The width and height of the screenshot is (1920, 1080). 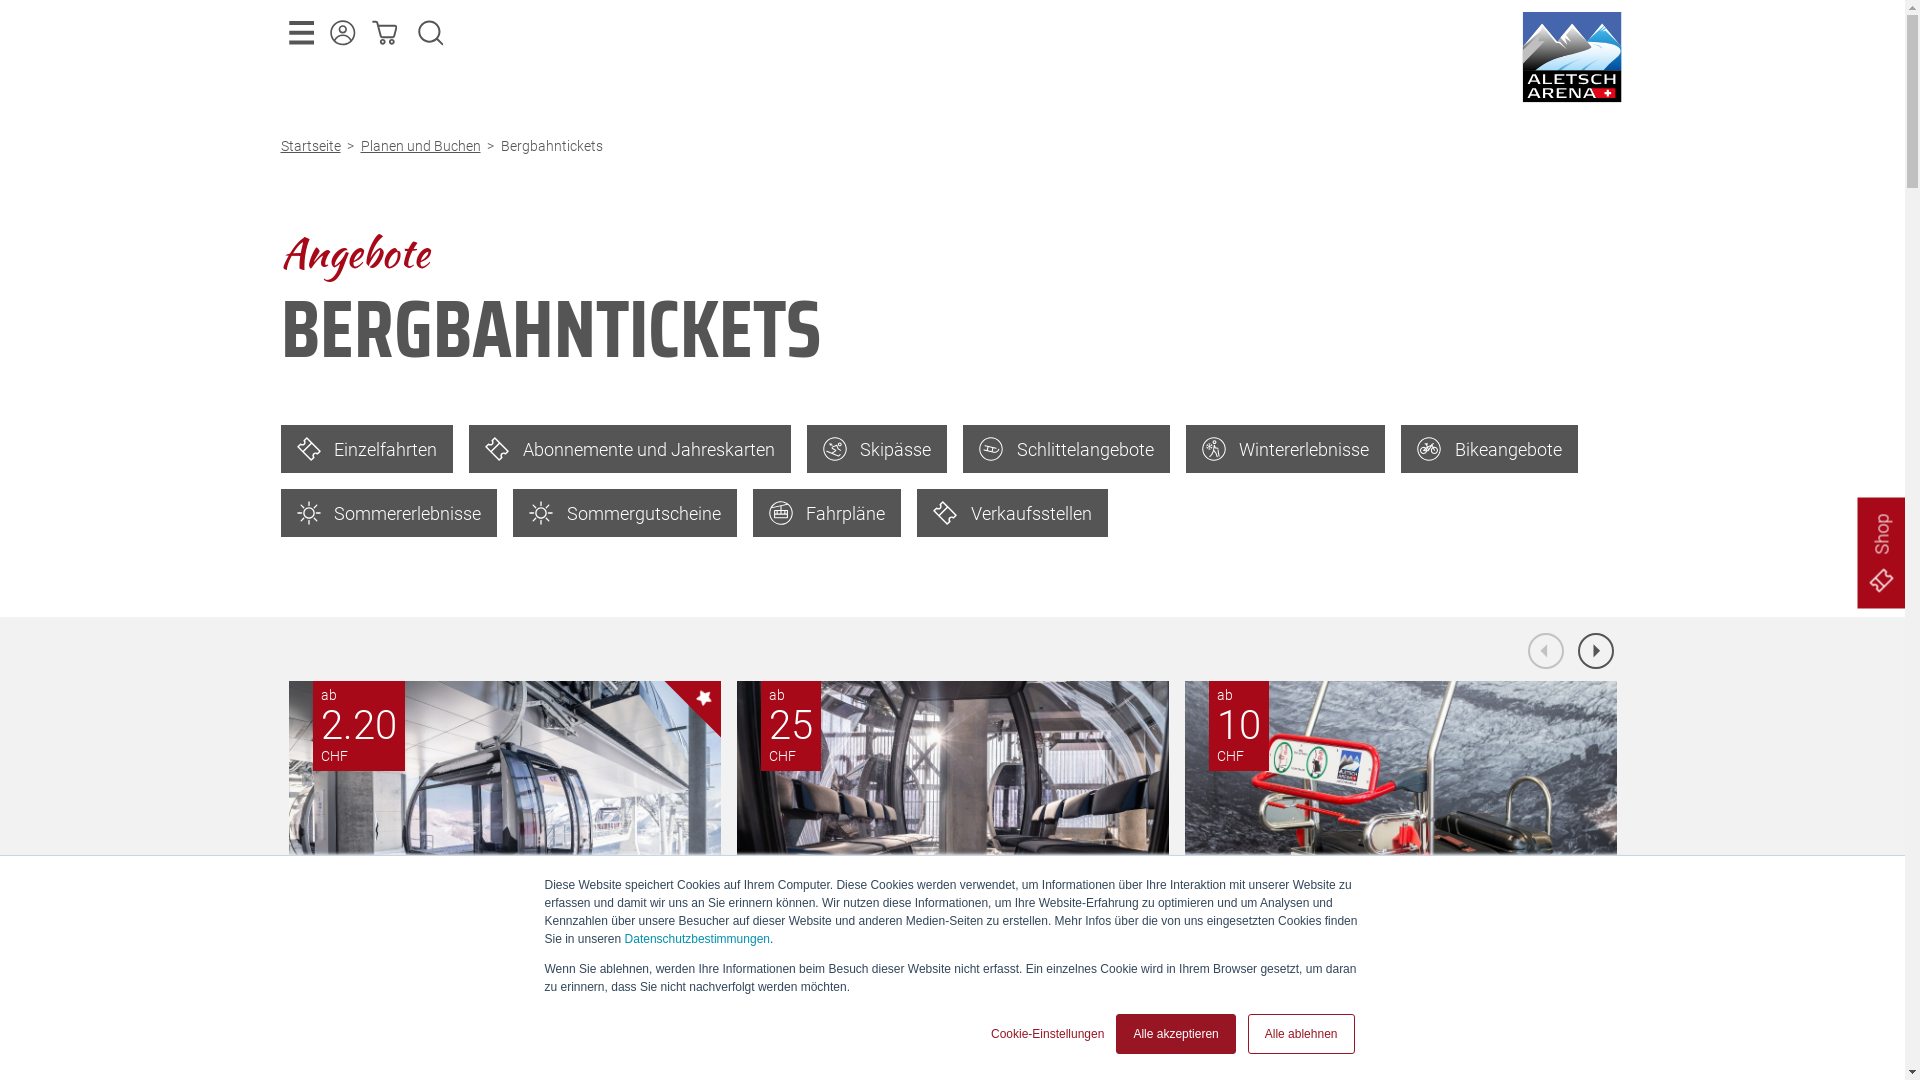 I want to click on 'Schlittelangebote', so click(x=1065, y=447).